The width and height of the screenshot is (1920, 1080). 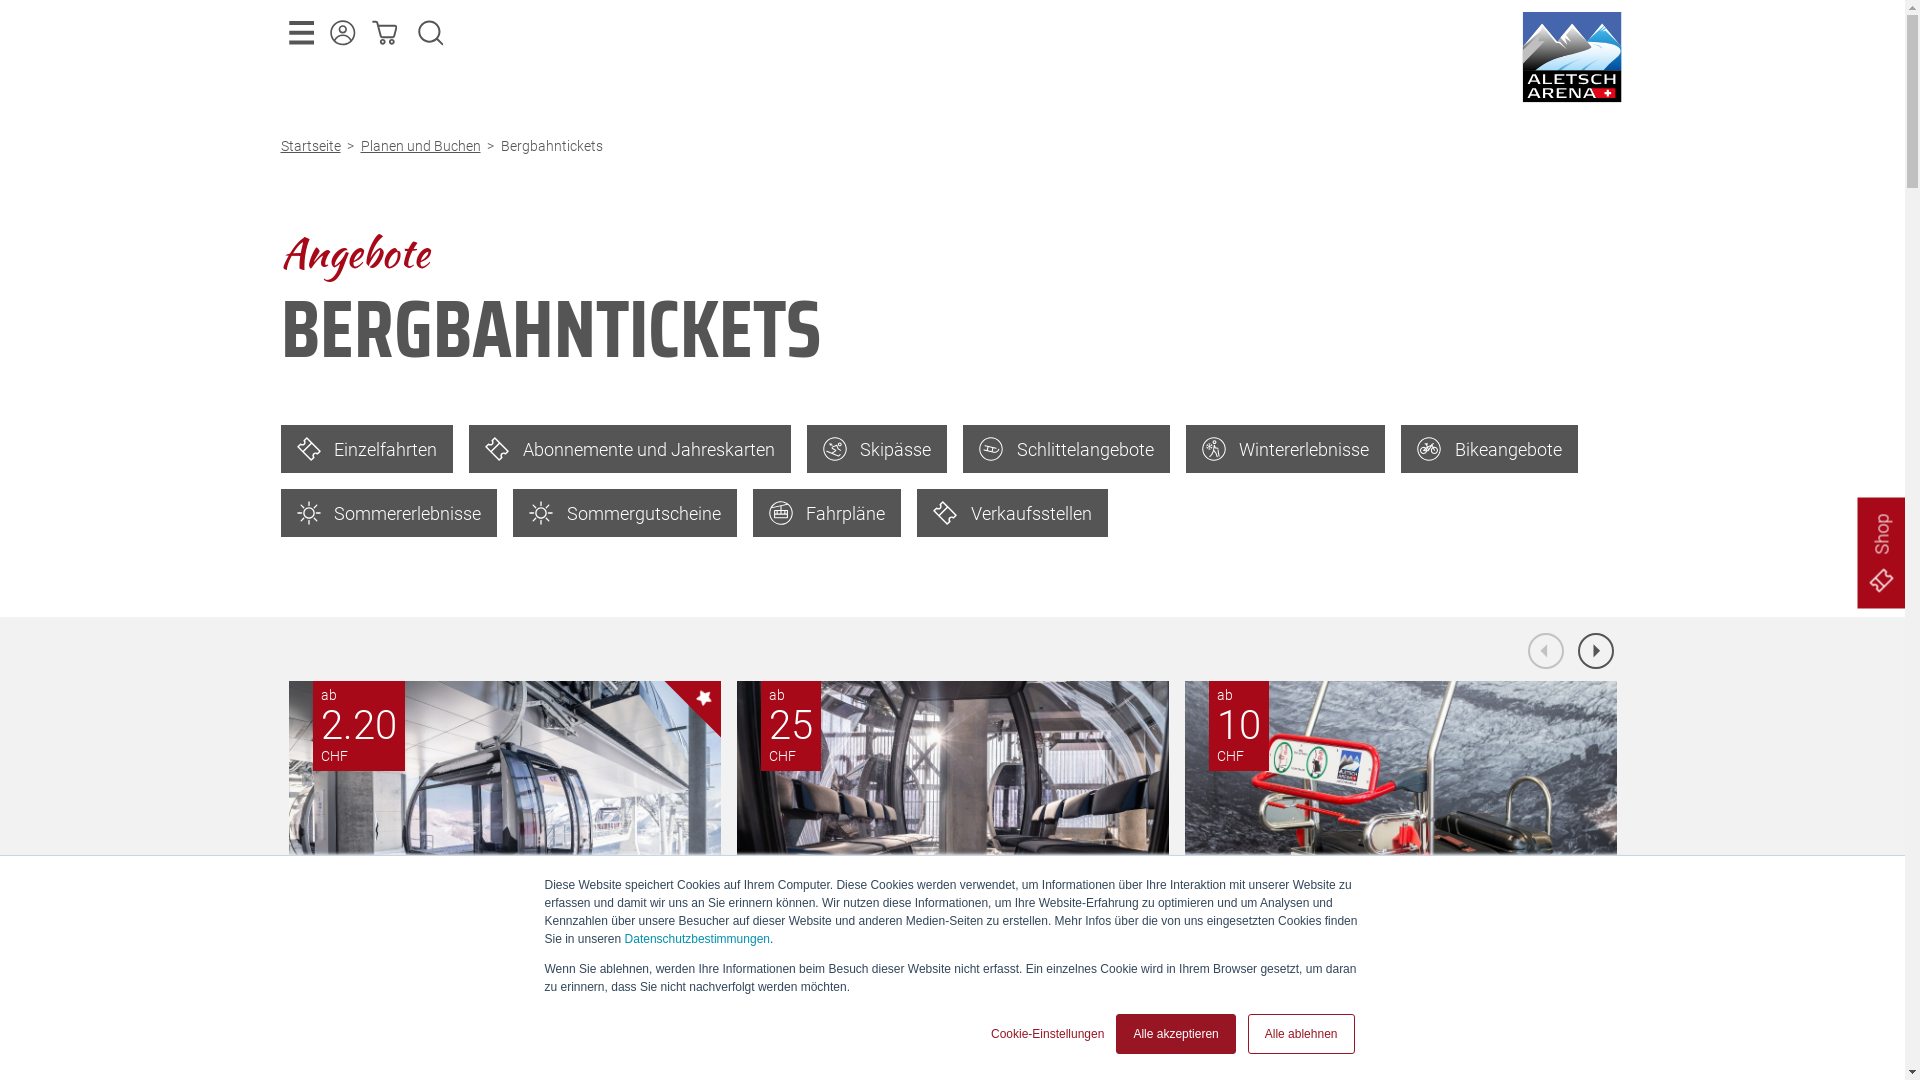 I want to click on 'Schlittelangebote', so click(x=1065, y=447).